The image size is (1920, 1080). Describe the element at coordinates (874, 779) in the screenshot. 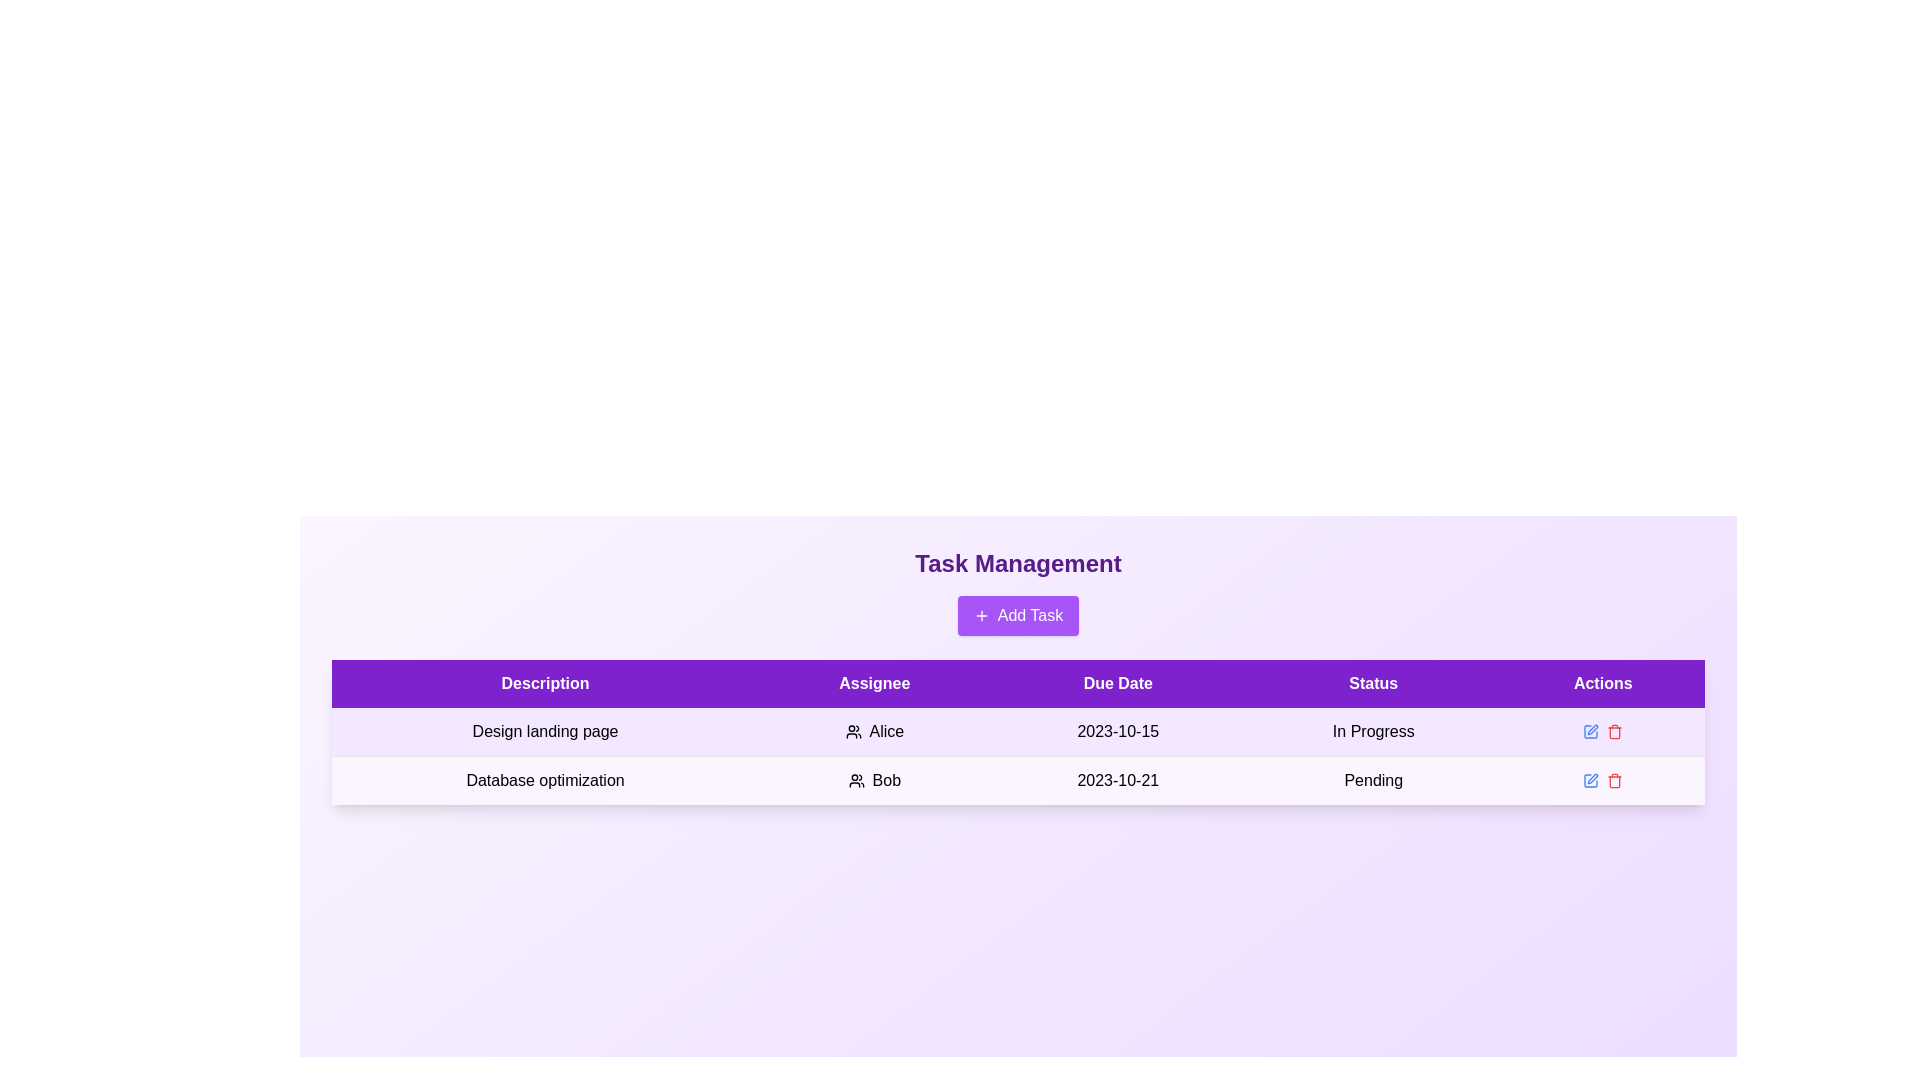

I see `the Tag label displaying 'Bob' with a group icon, located under the 'Assignee' column in the task table for 'Database optimization'` at that location.